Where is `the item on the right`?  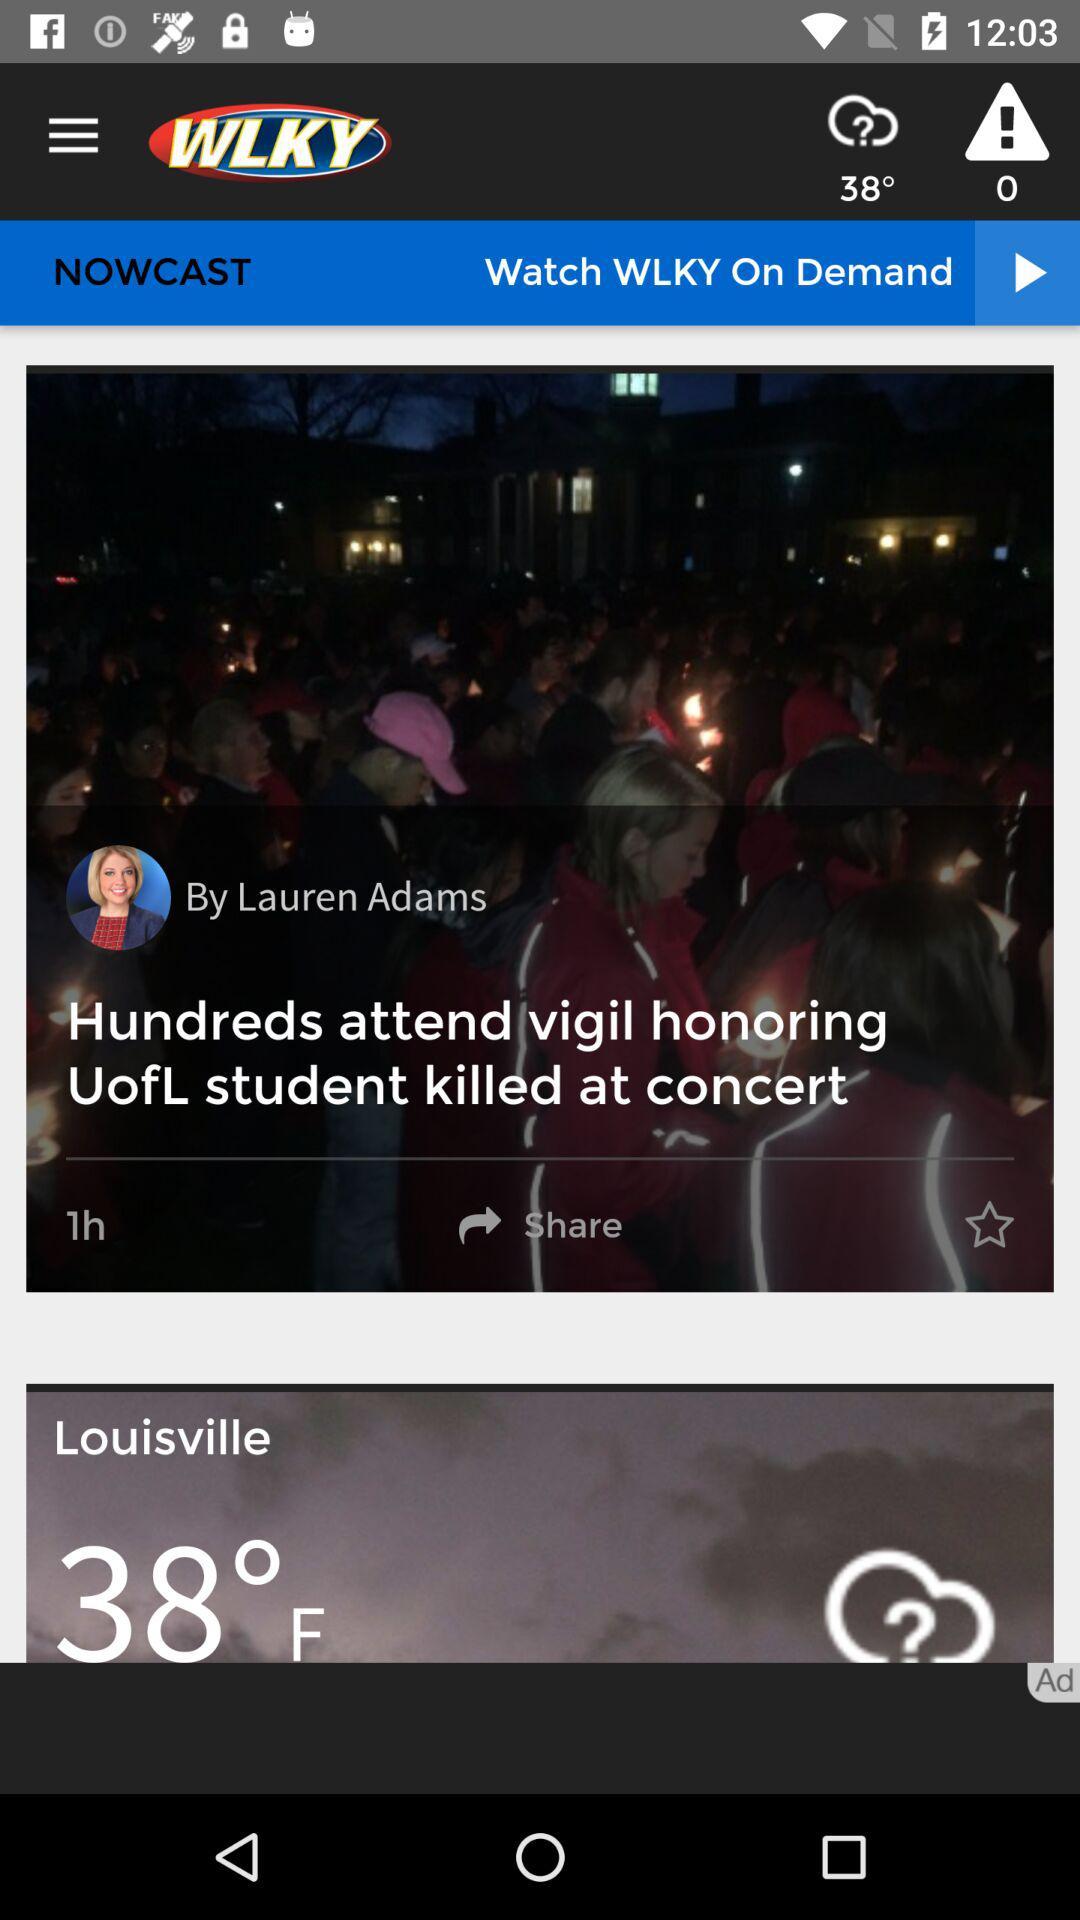 the item on the right is located at coordinates (988, 1225).